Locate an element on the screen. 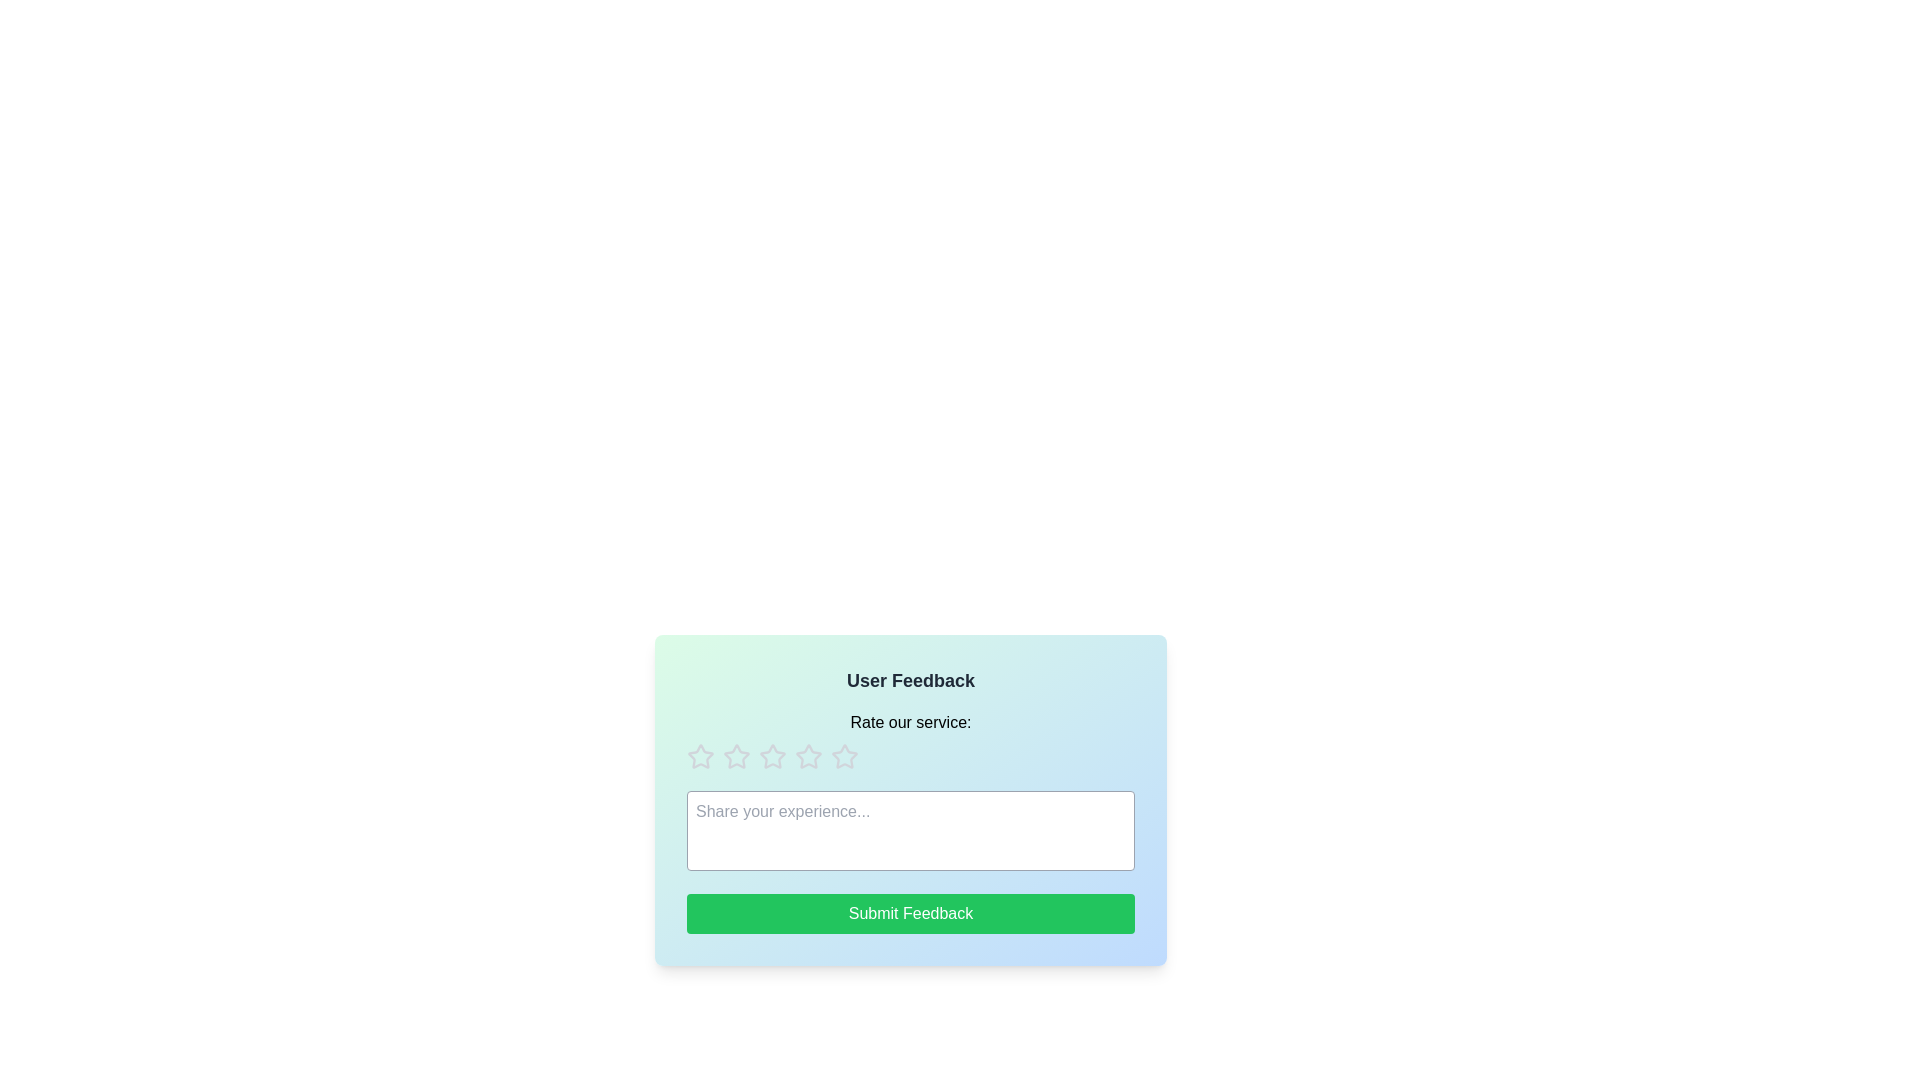 The image size is (1920, 1080). the static text label displaying 'Rate our service:' which is located in the 'User Feedback' section, centered above the star icons is located at coordinates (910, 722).